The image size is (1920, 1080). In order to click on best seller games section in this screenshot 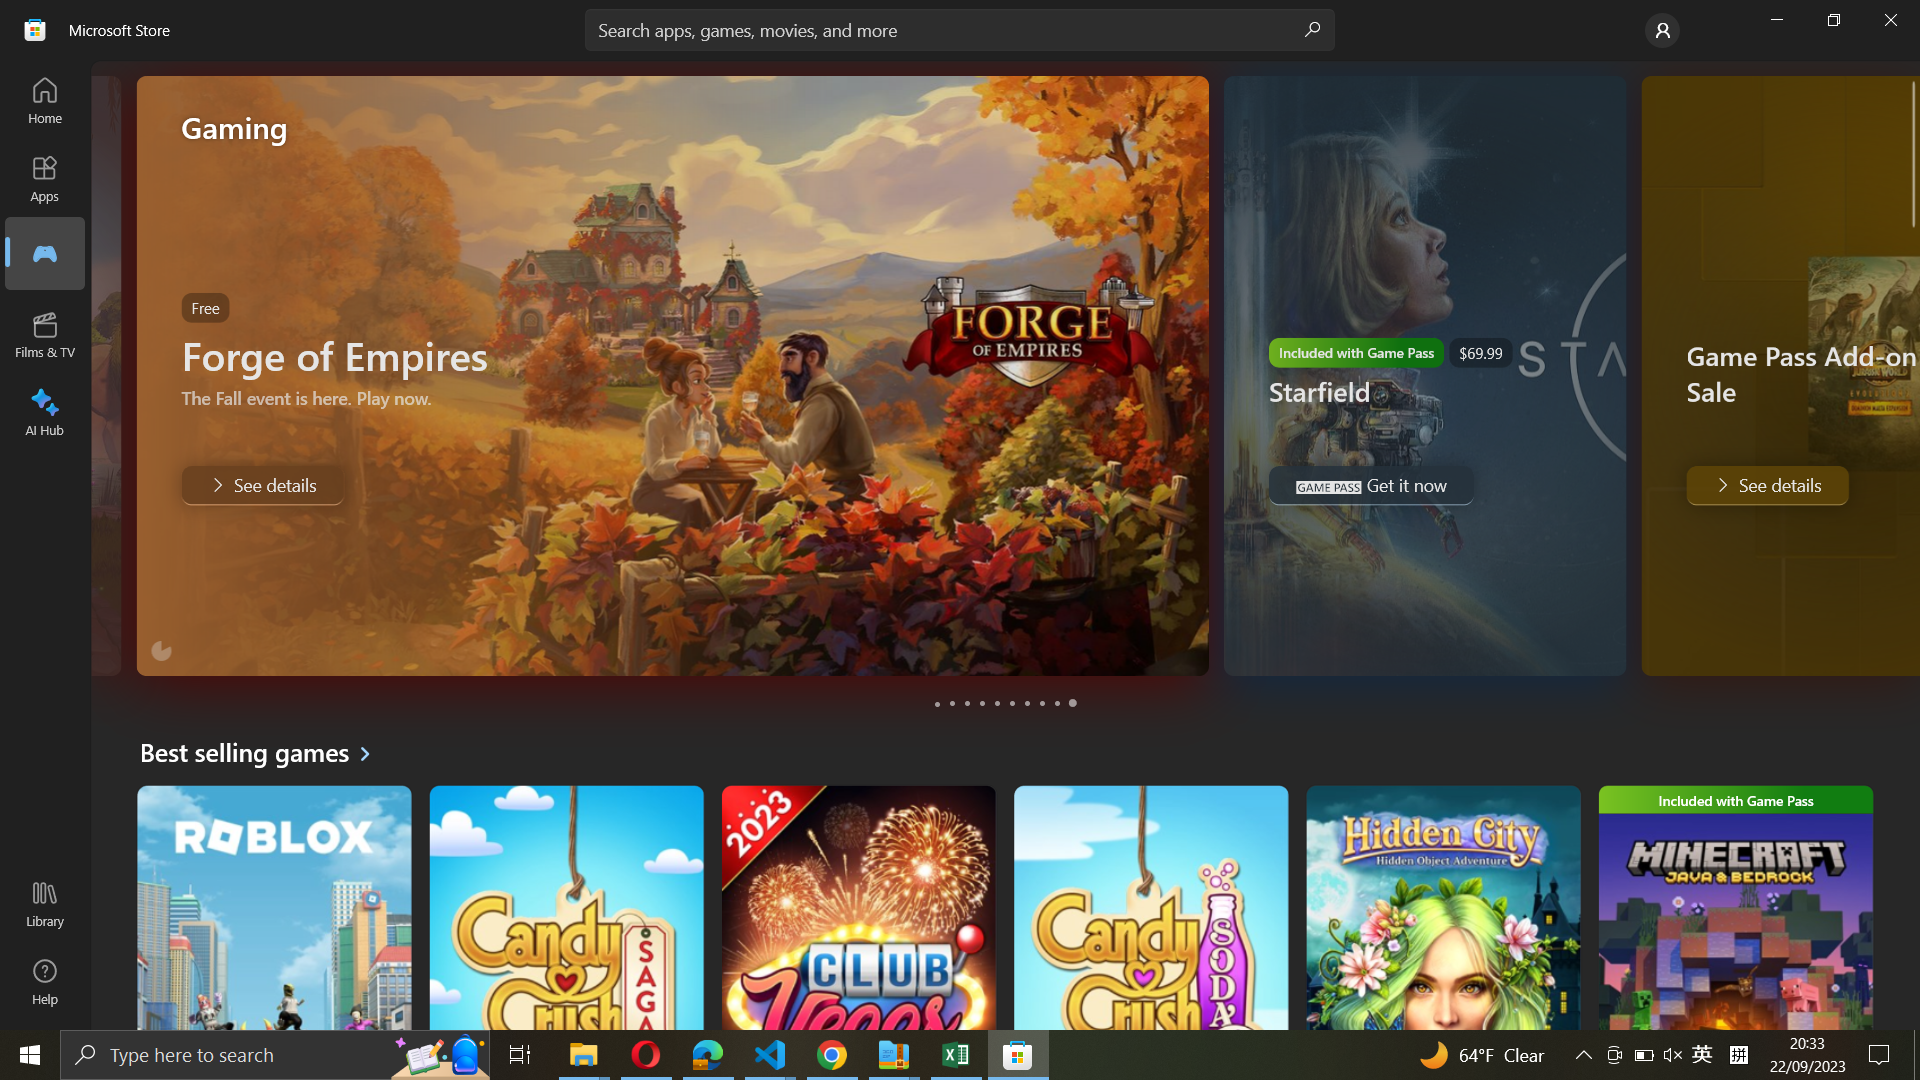, I will do `click(262, 752)`.